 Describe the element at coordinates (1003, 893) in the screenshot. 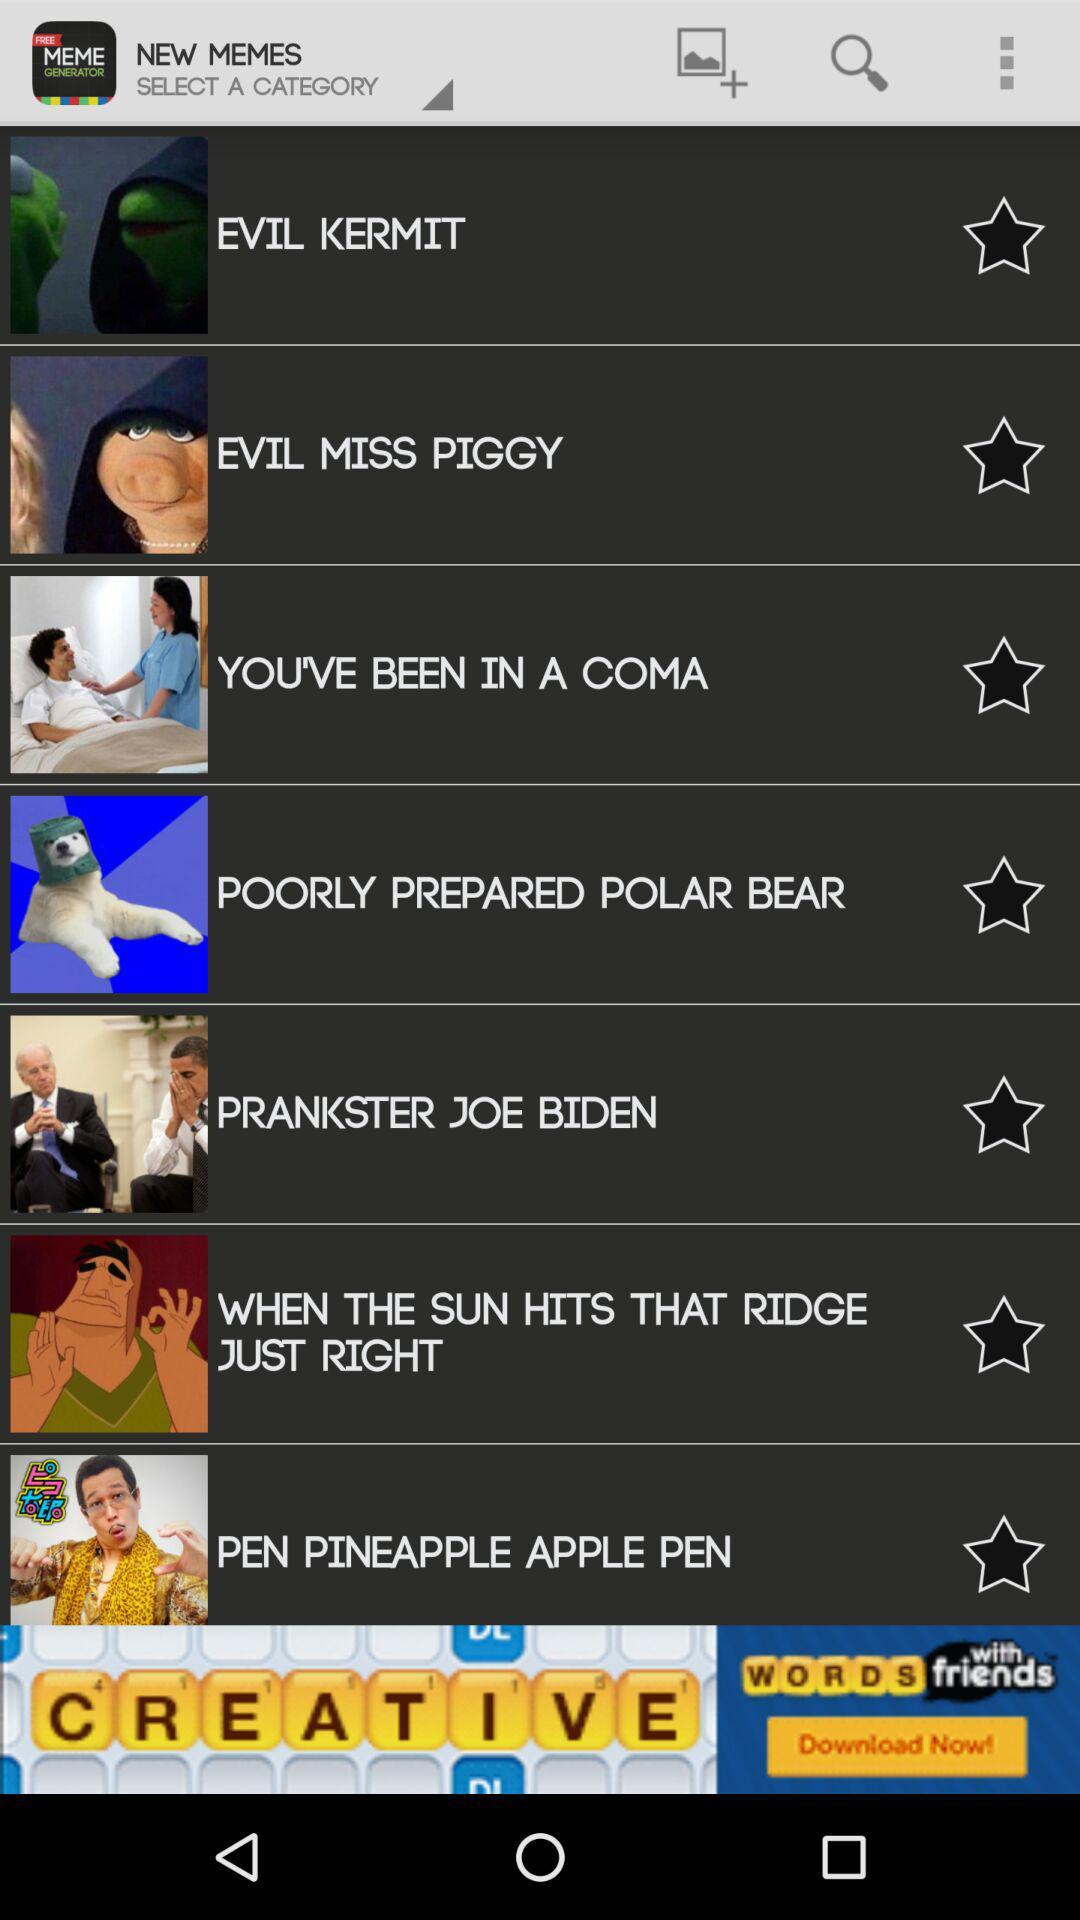

I see `touch` at that location.